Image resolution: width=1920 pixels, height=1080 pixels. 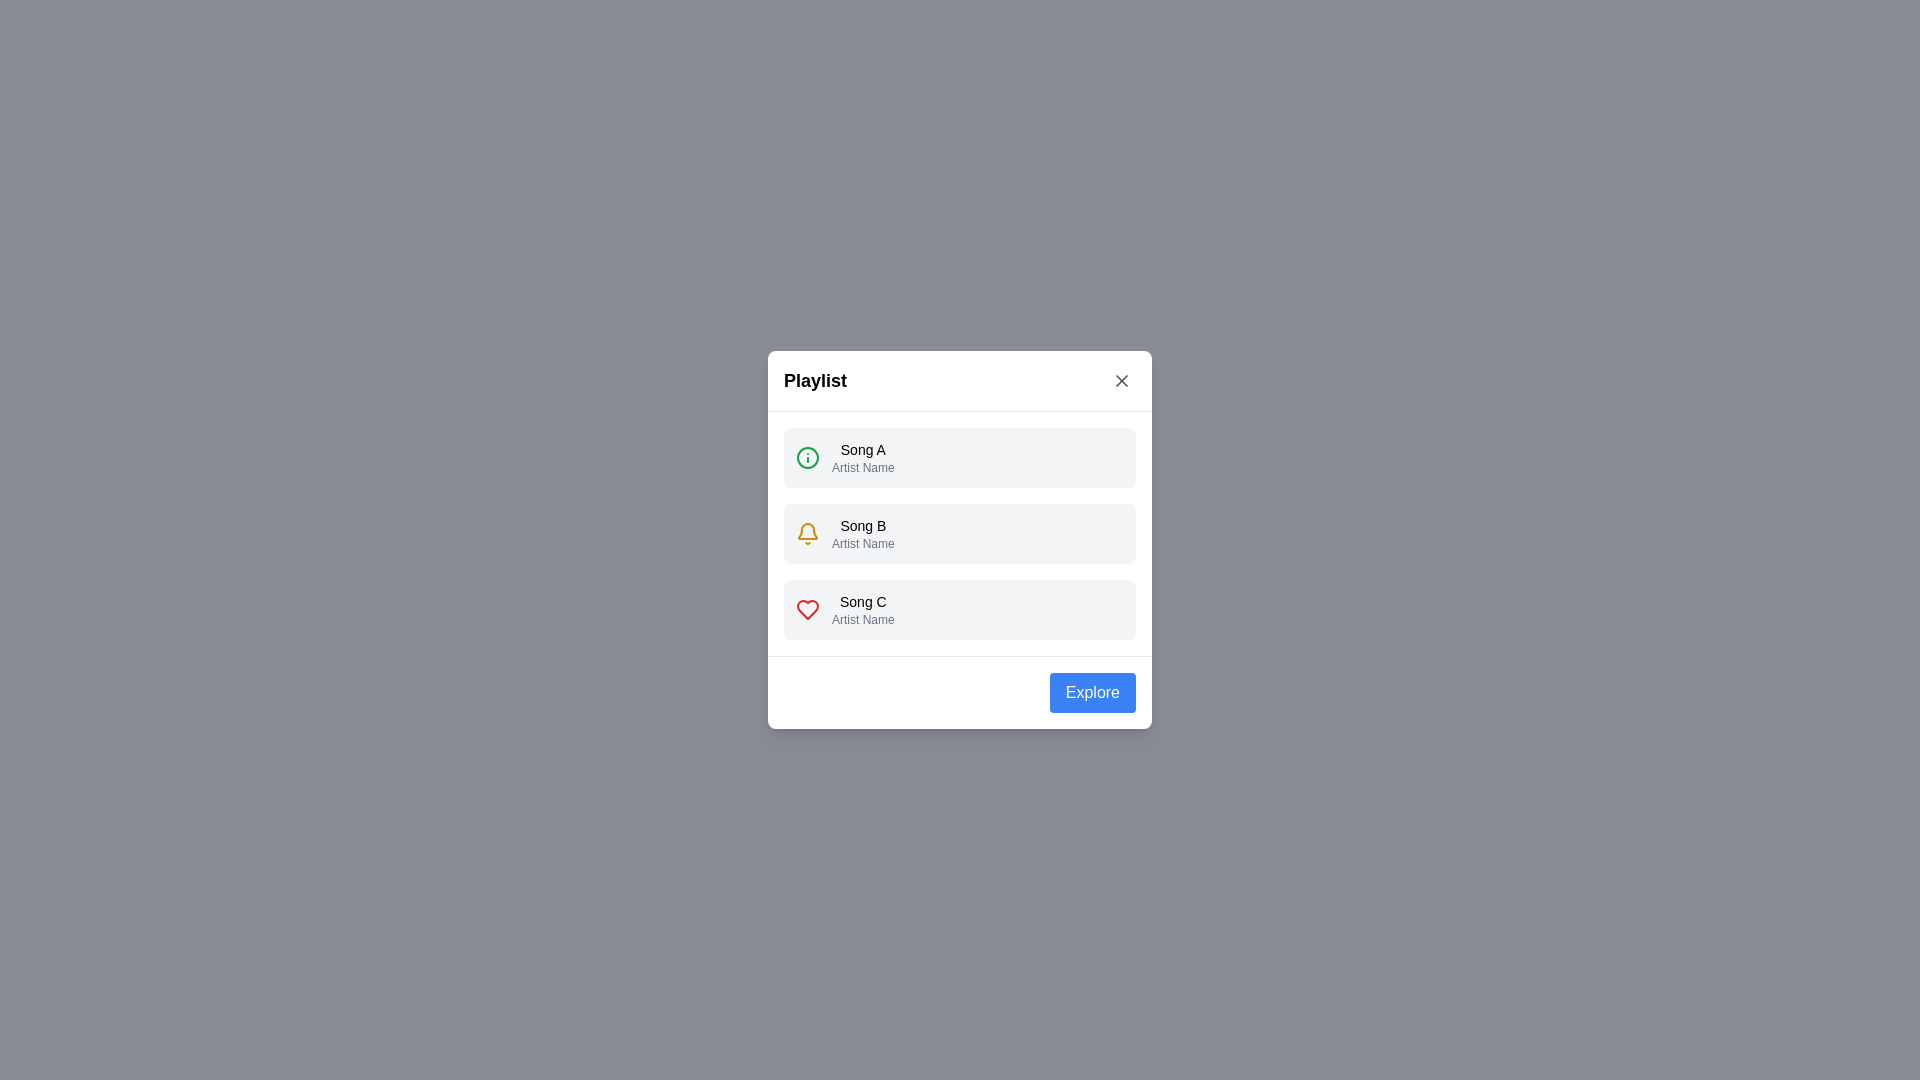 I want to click on the small 'X' icon button located at the top-right corner of the 'Playlist' card, so click(x=1122, y=381).